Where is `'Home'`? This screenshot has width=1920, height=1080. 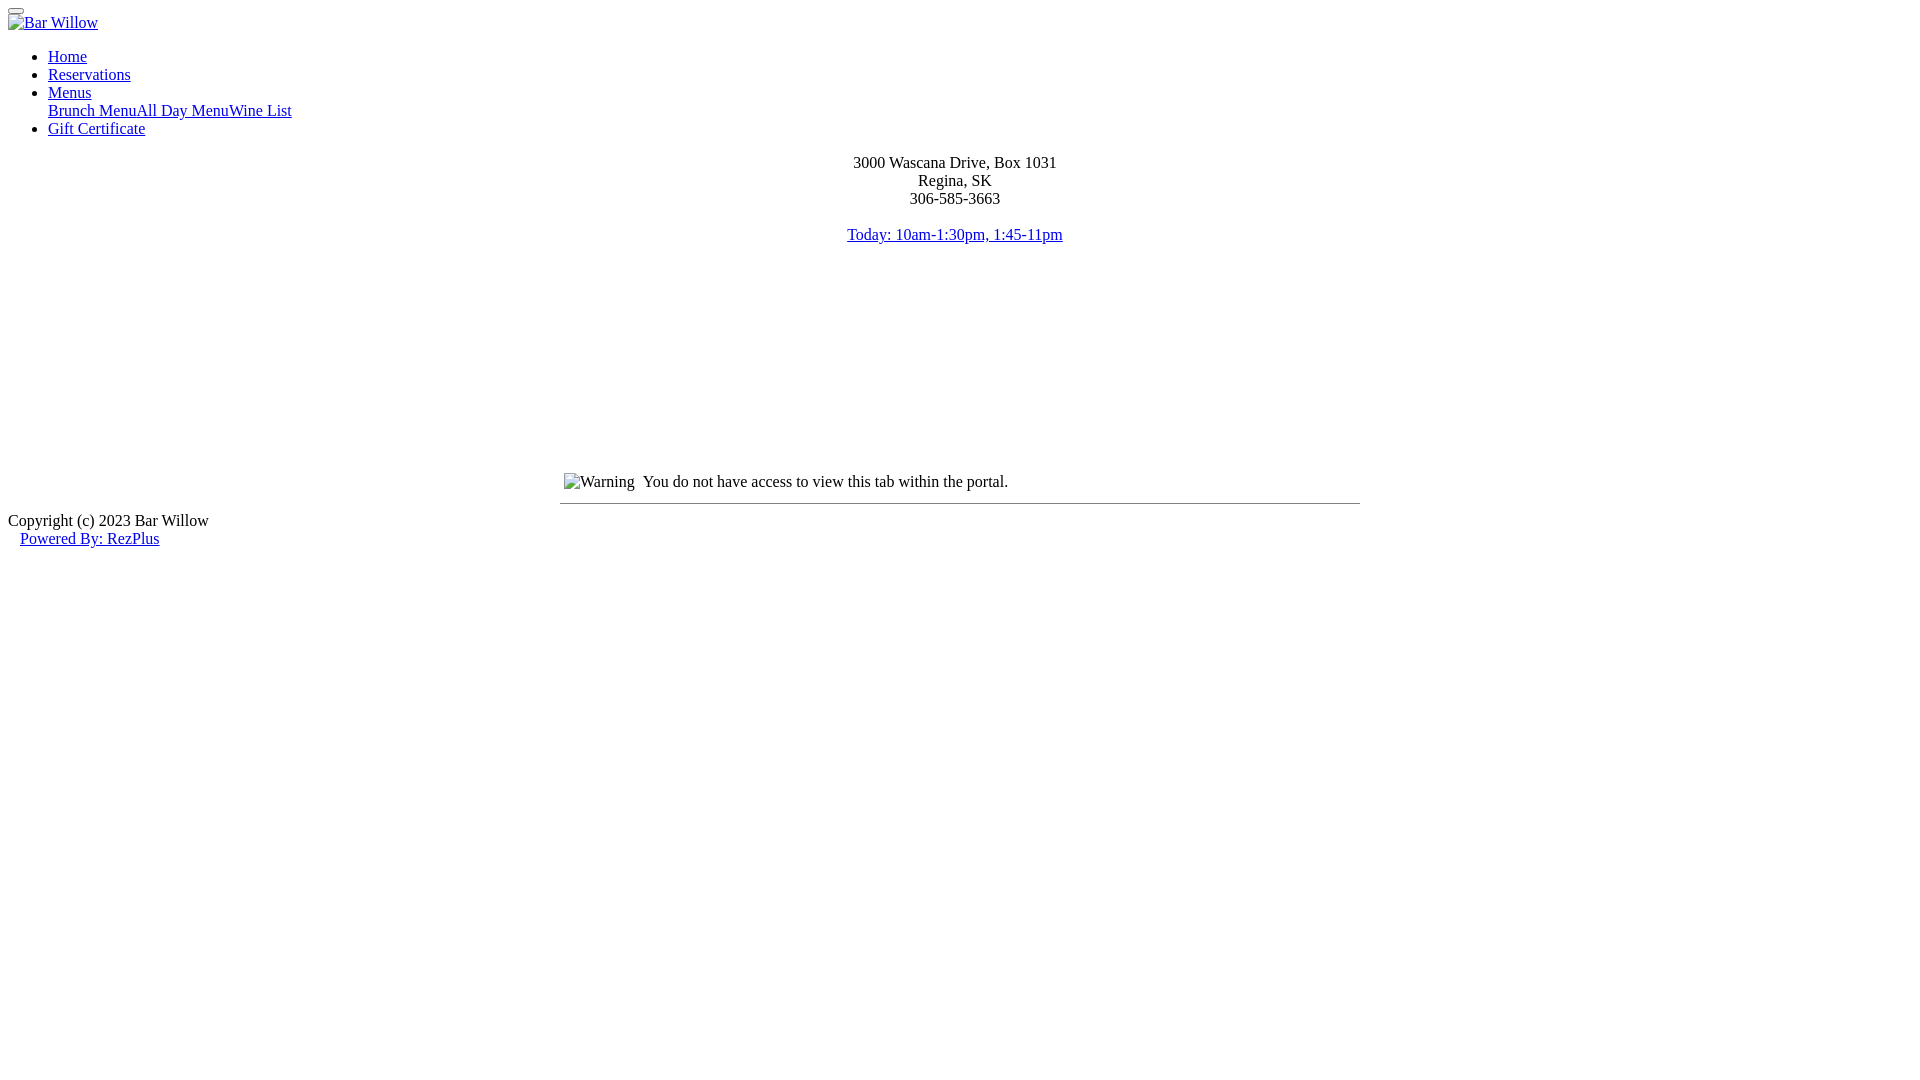
'Home' is located at coordinates (67, 55).